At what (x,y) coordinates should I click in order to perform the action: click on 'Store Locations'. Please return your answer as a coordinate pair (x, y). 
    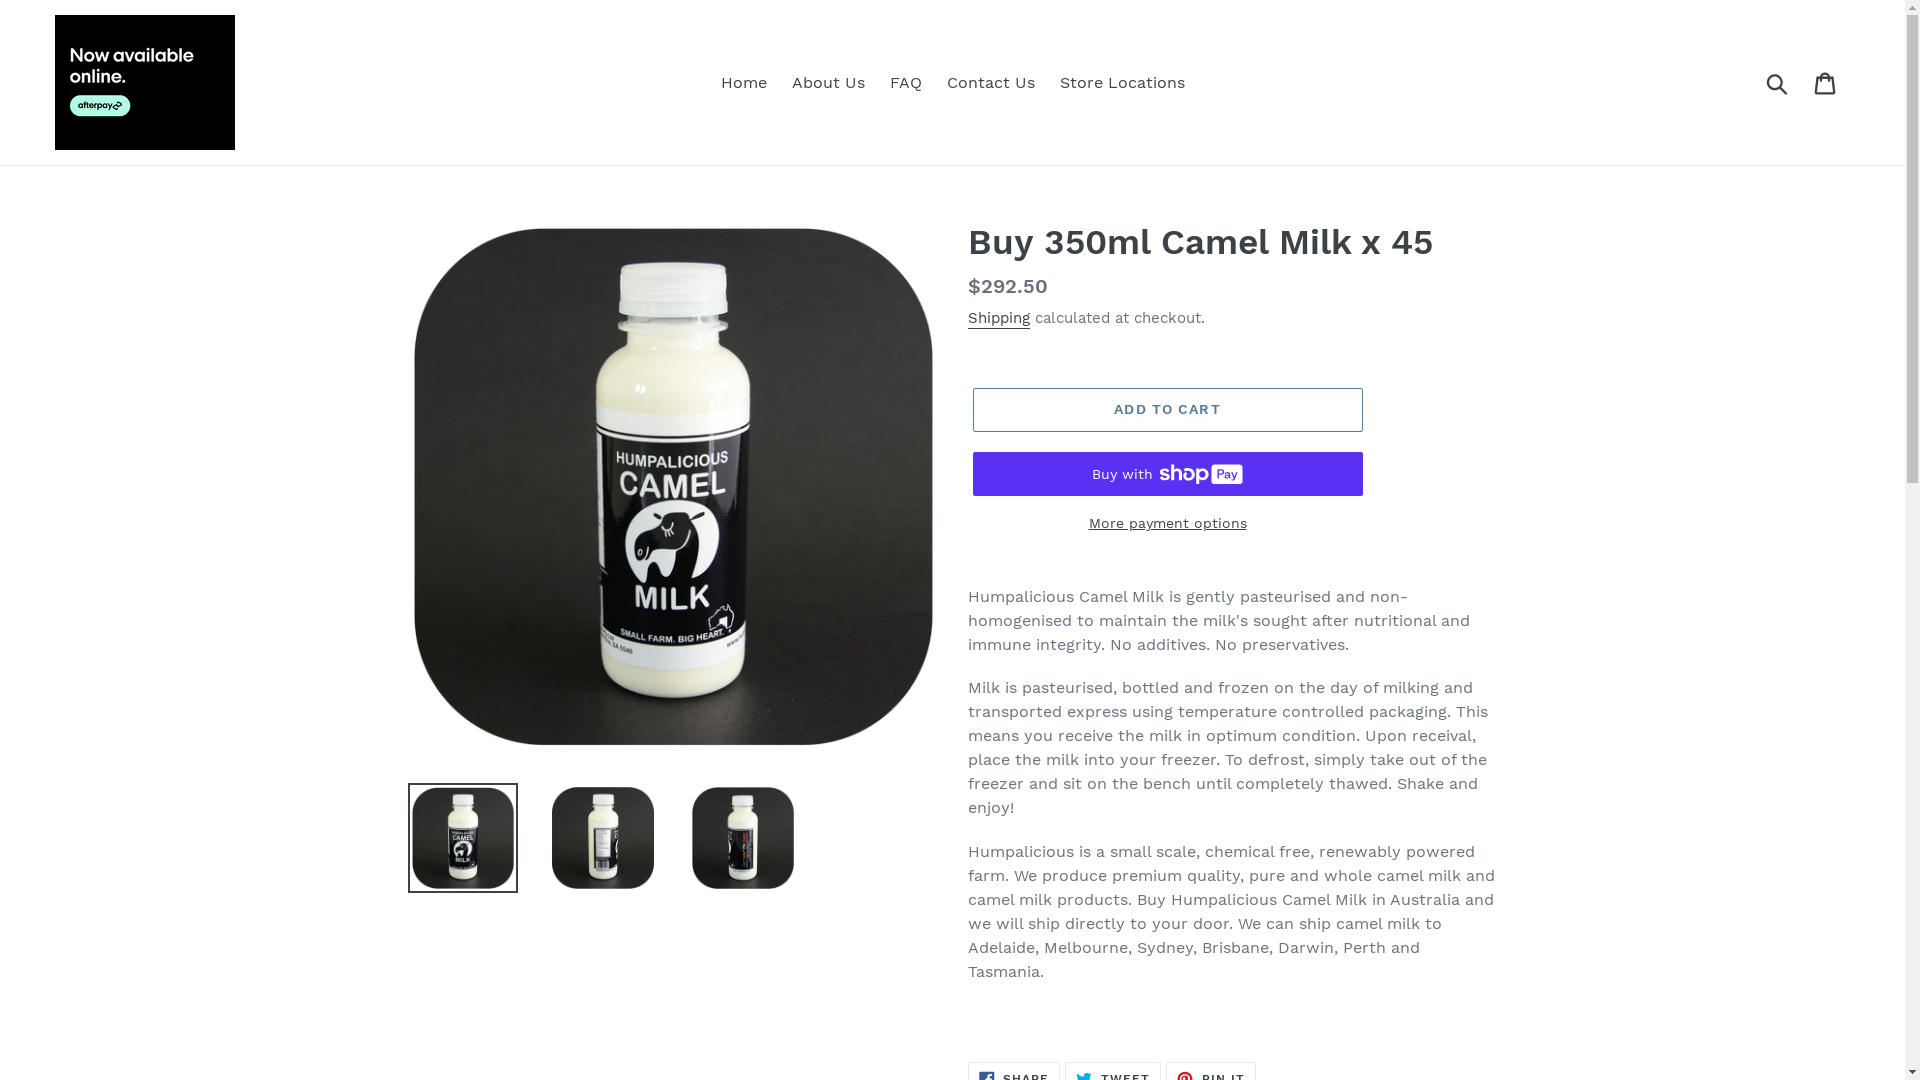
    Looking at the image, I should click on (1122, 82).